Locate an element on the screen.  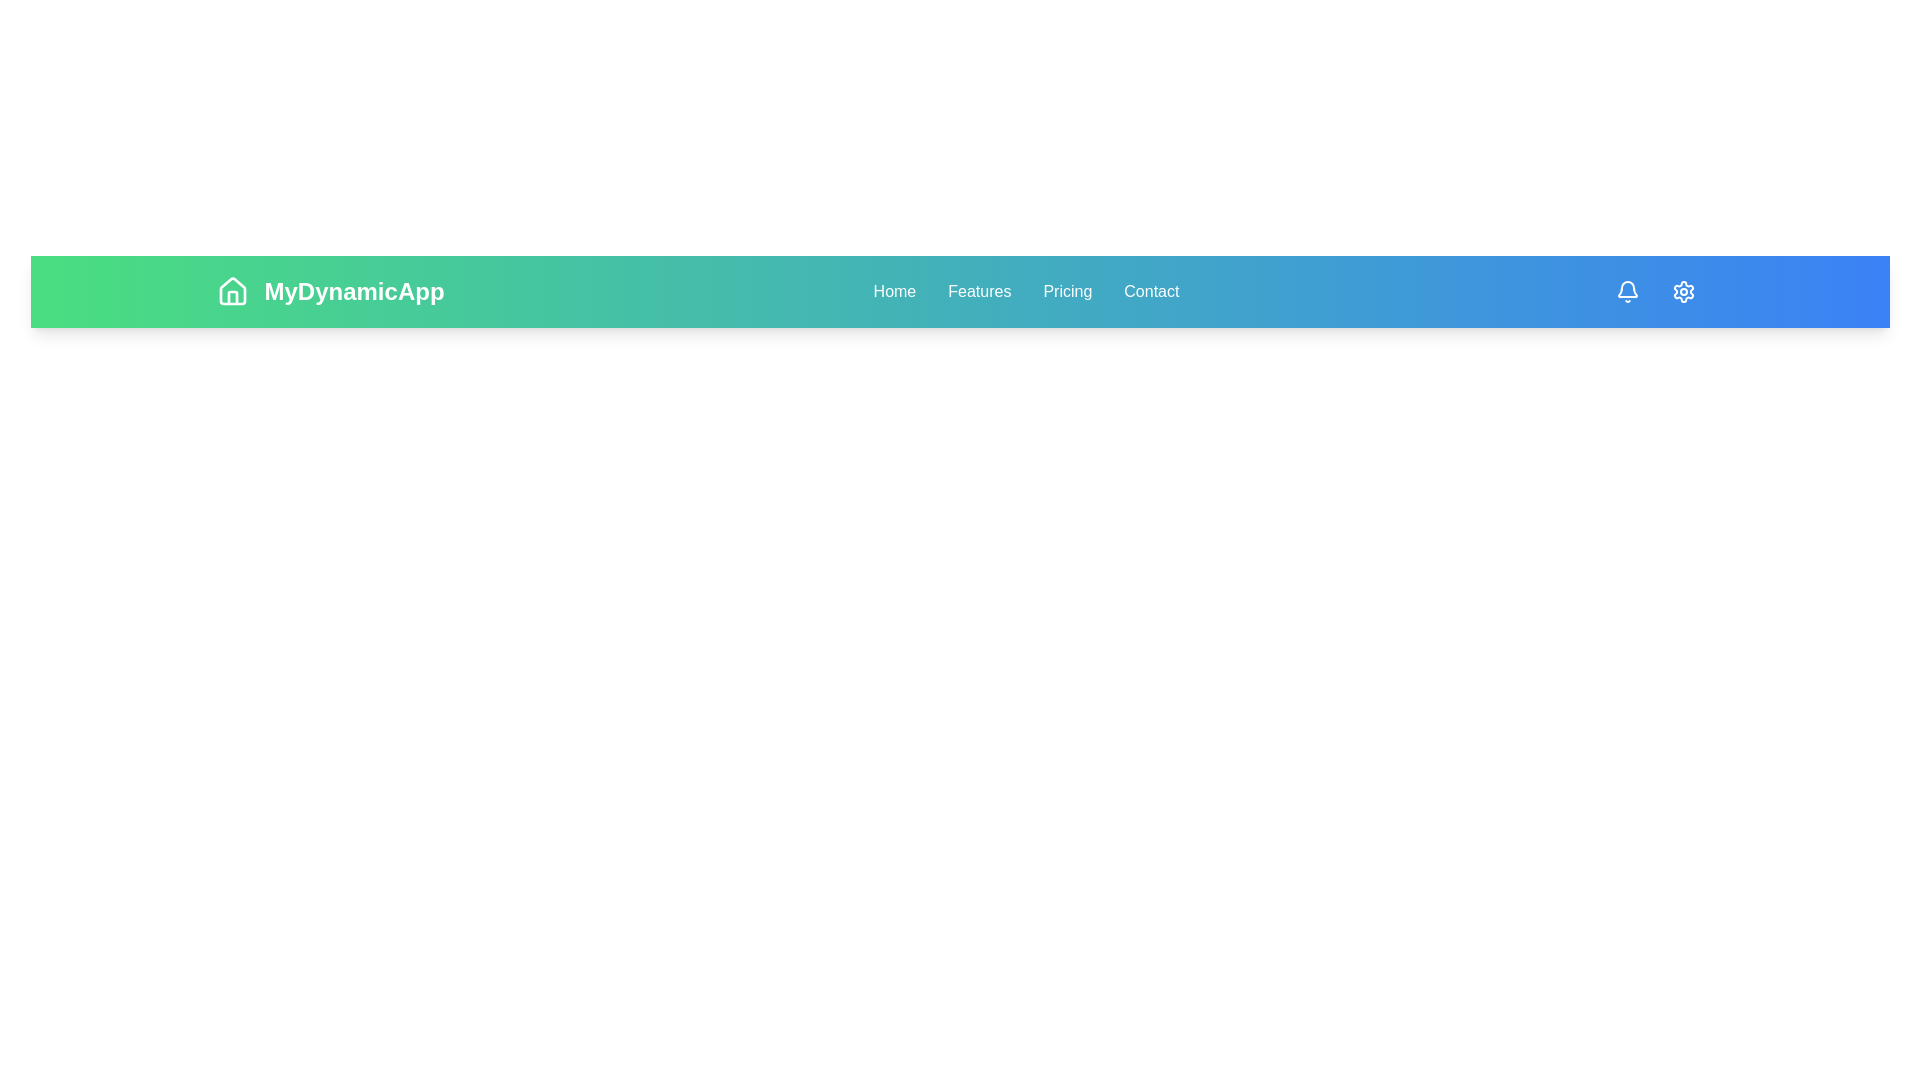
the link labeled Home to observe its hover style is located at coordinates (893, 292).